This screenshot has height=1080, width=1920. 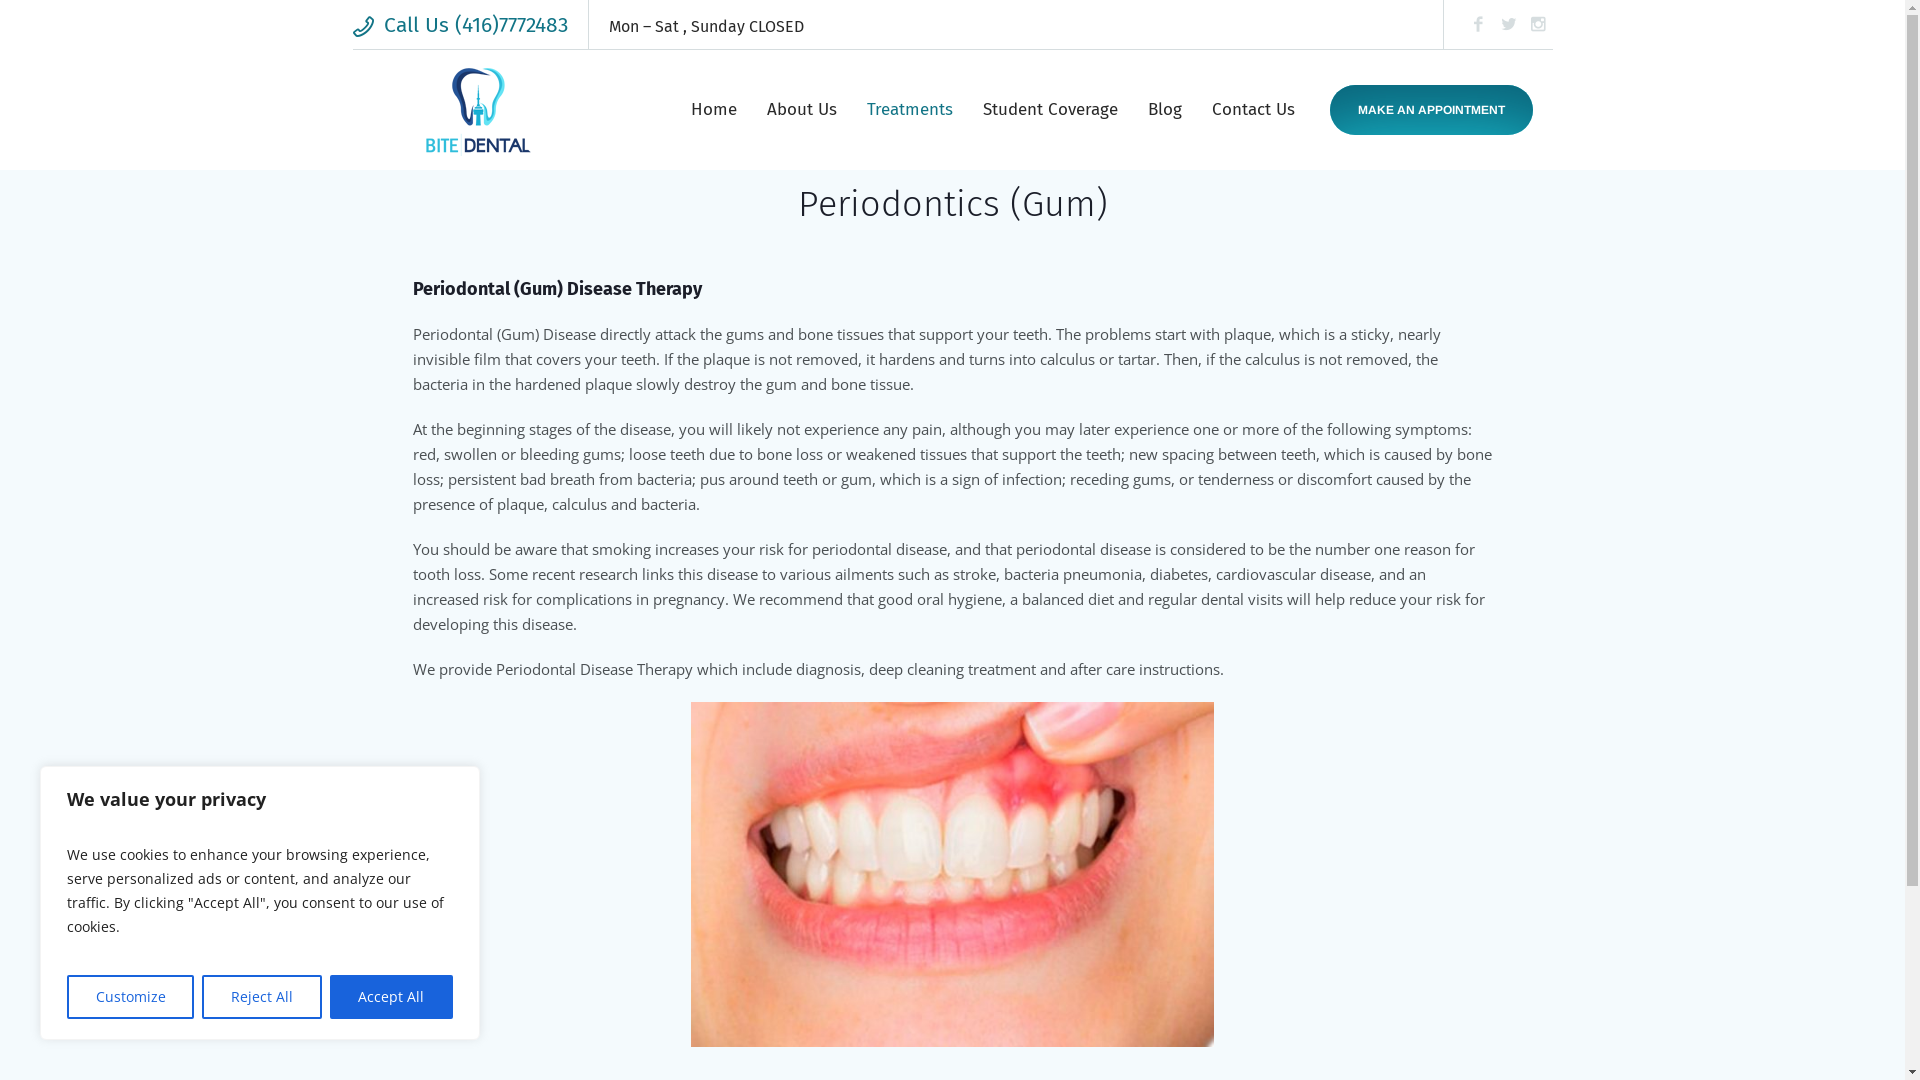 I want to click on 'Contact Us', so click(x=1251, y=110).